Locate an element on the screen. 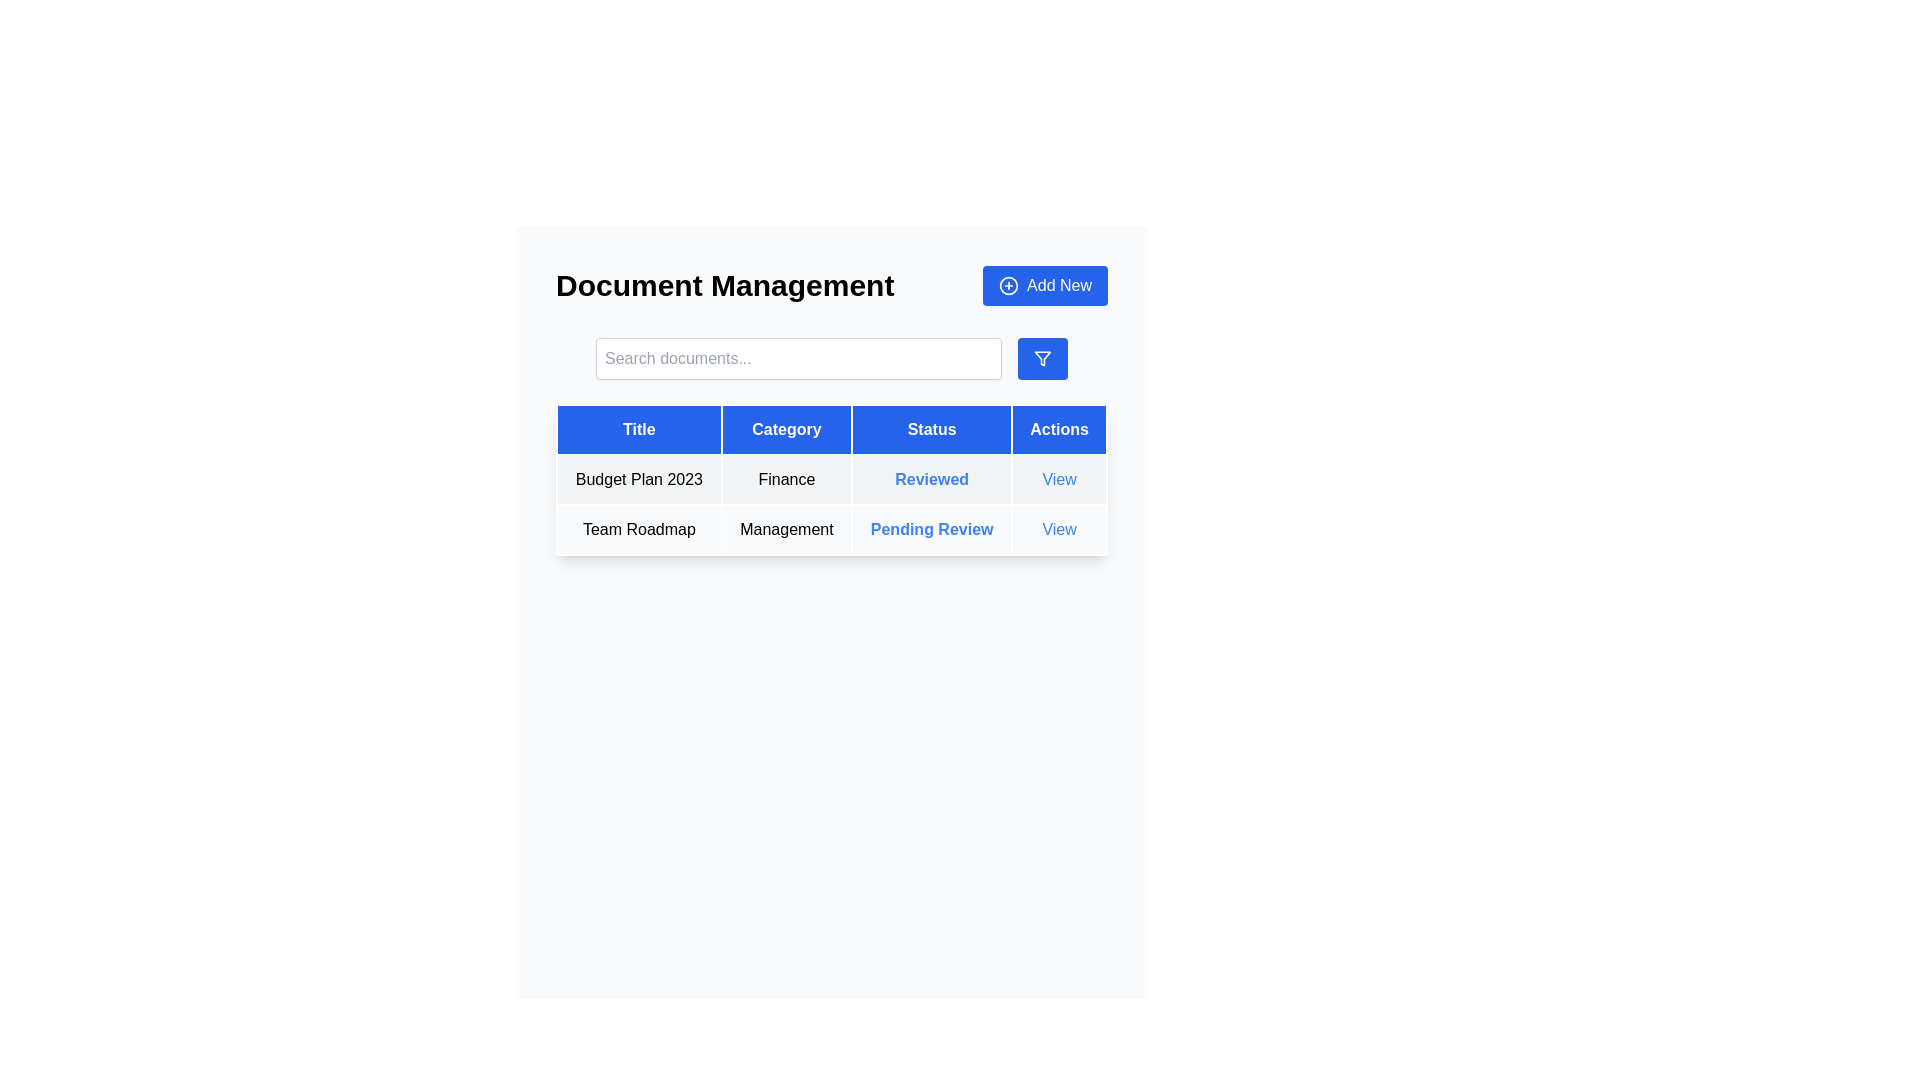 The image size is (1920, 1080). the text label displaying 'Management' that is centrally aligned under the 'Category' column in the 'Team Roadmap' row of the table is located at coordinates (786, 528).